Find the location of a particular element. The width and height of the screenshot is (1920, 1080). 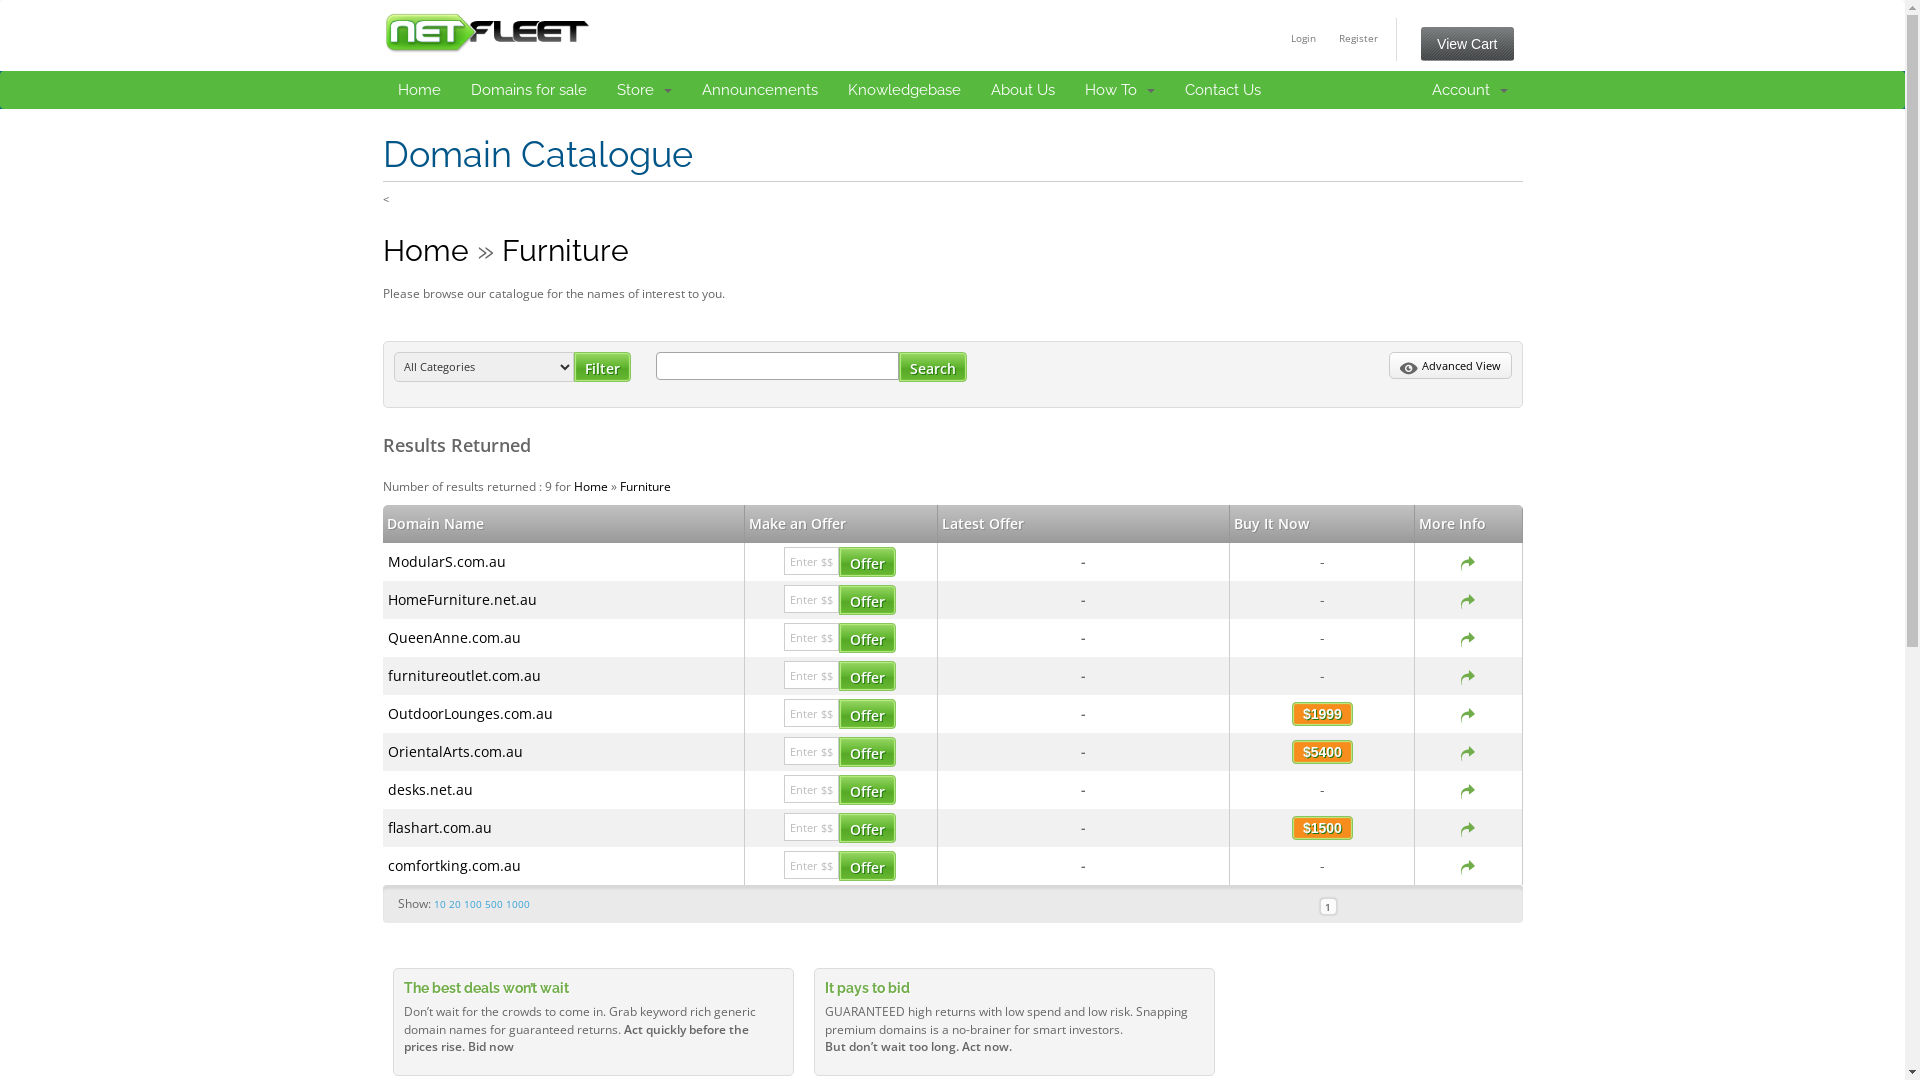

'Announcements' is located at coordinates (757, 88).